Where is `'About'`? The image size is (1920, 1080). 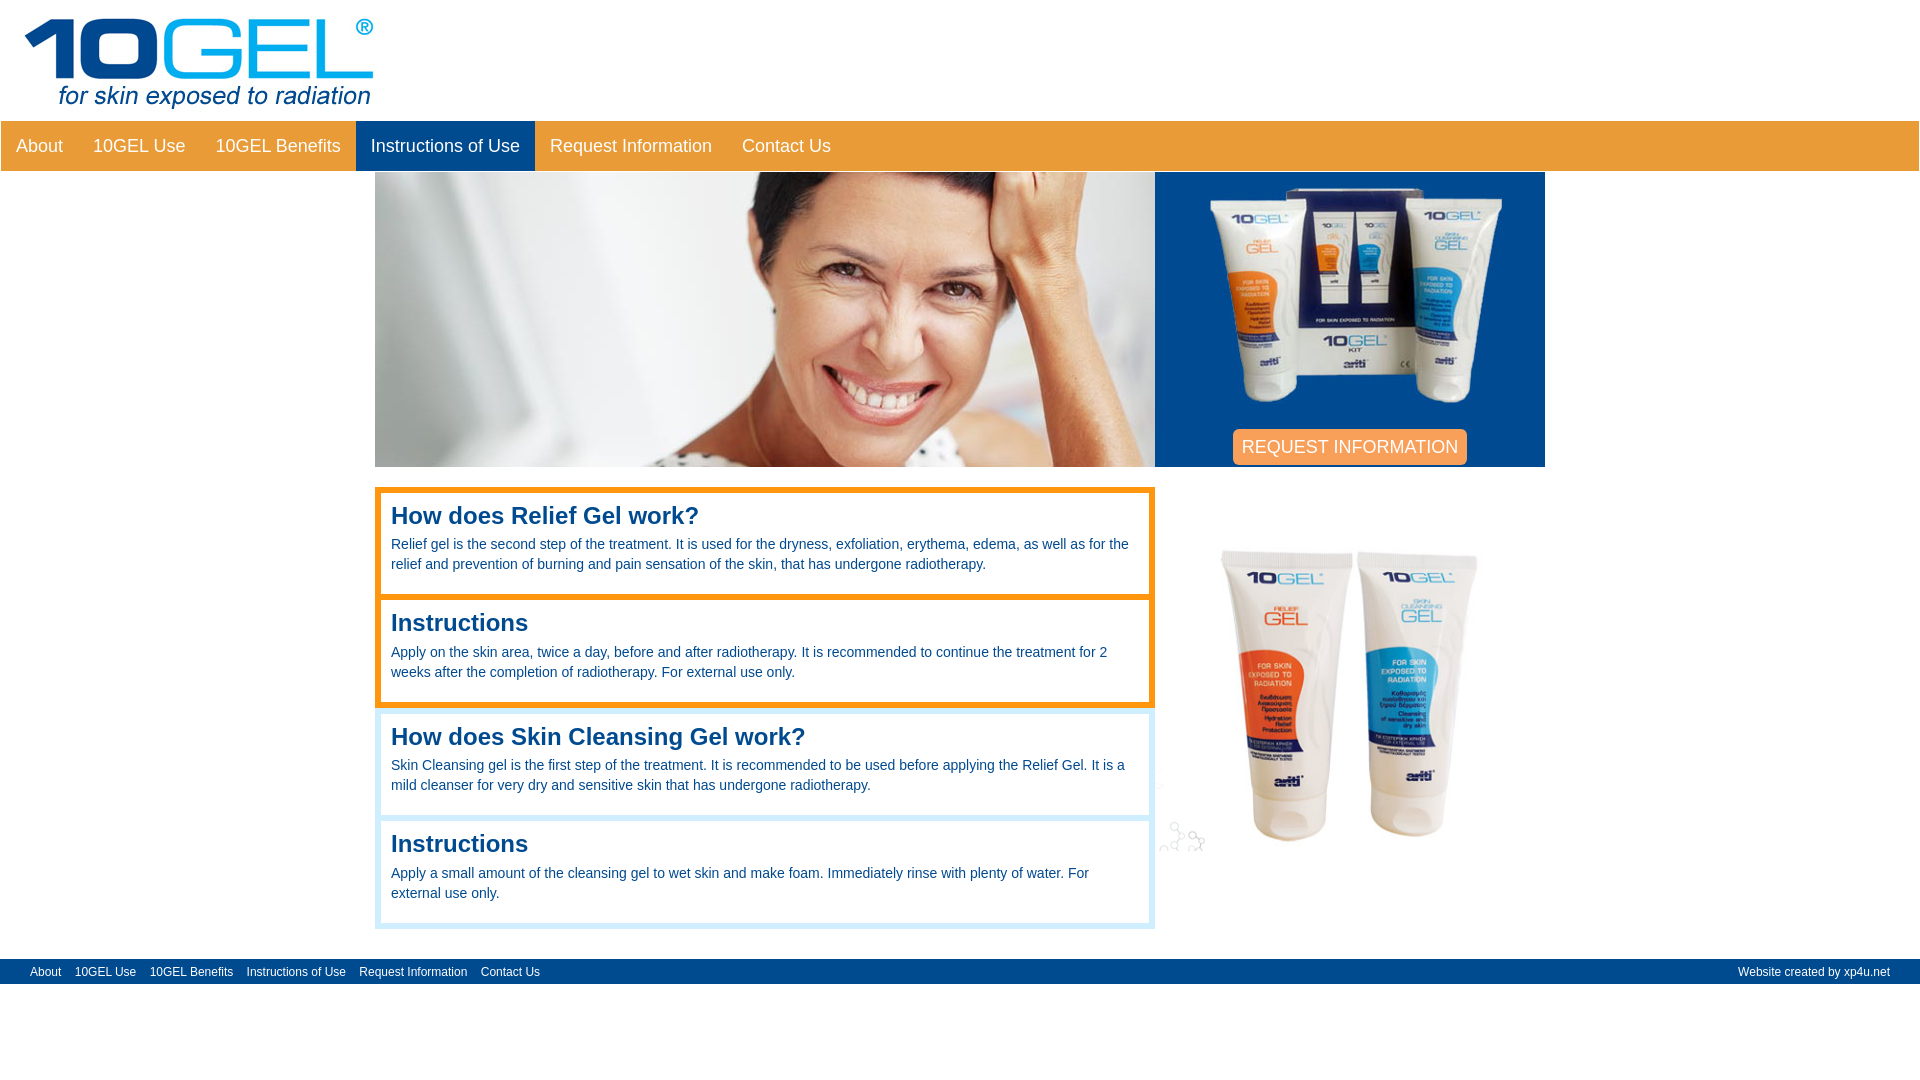 'About' is located at coordinates (39, 145).